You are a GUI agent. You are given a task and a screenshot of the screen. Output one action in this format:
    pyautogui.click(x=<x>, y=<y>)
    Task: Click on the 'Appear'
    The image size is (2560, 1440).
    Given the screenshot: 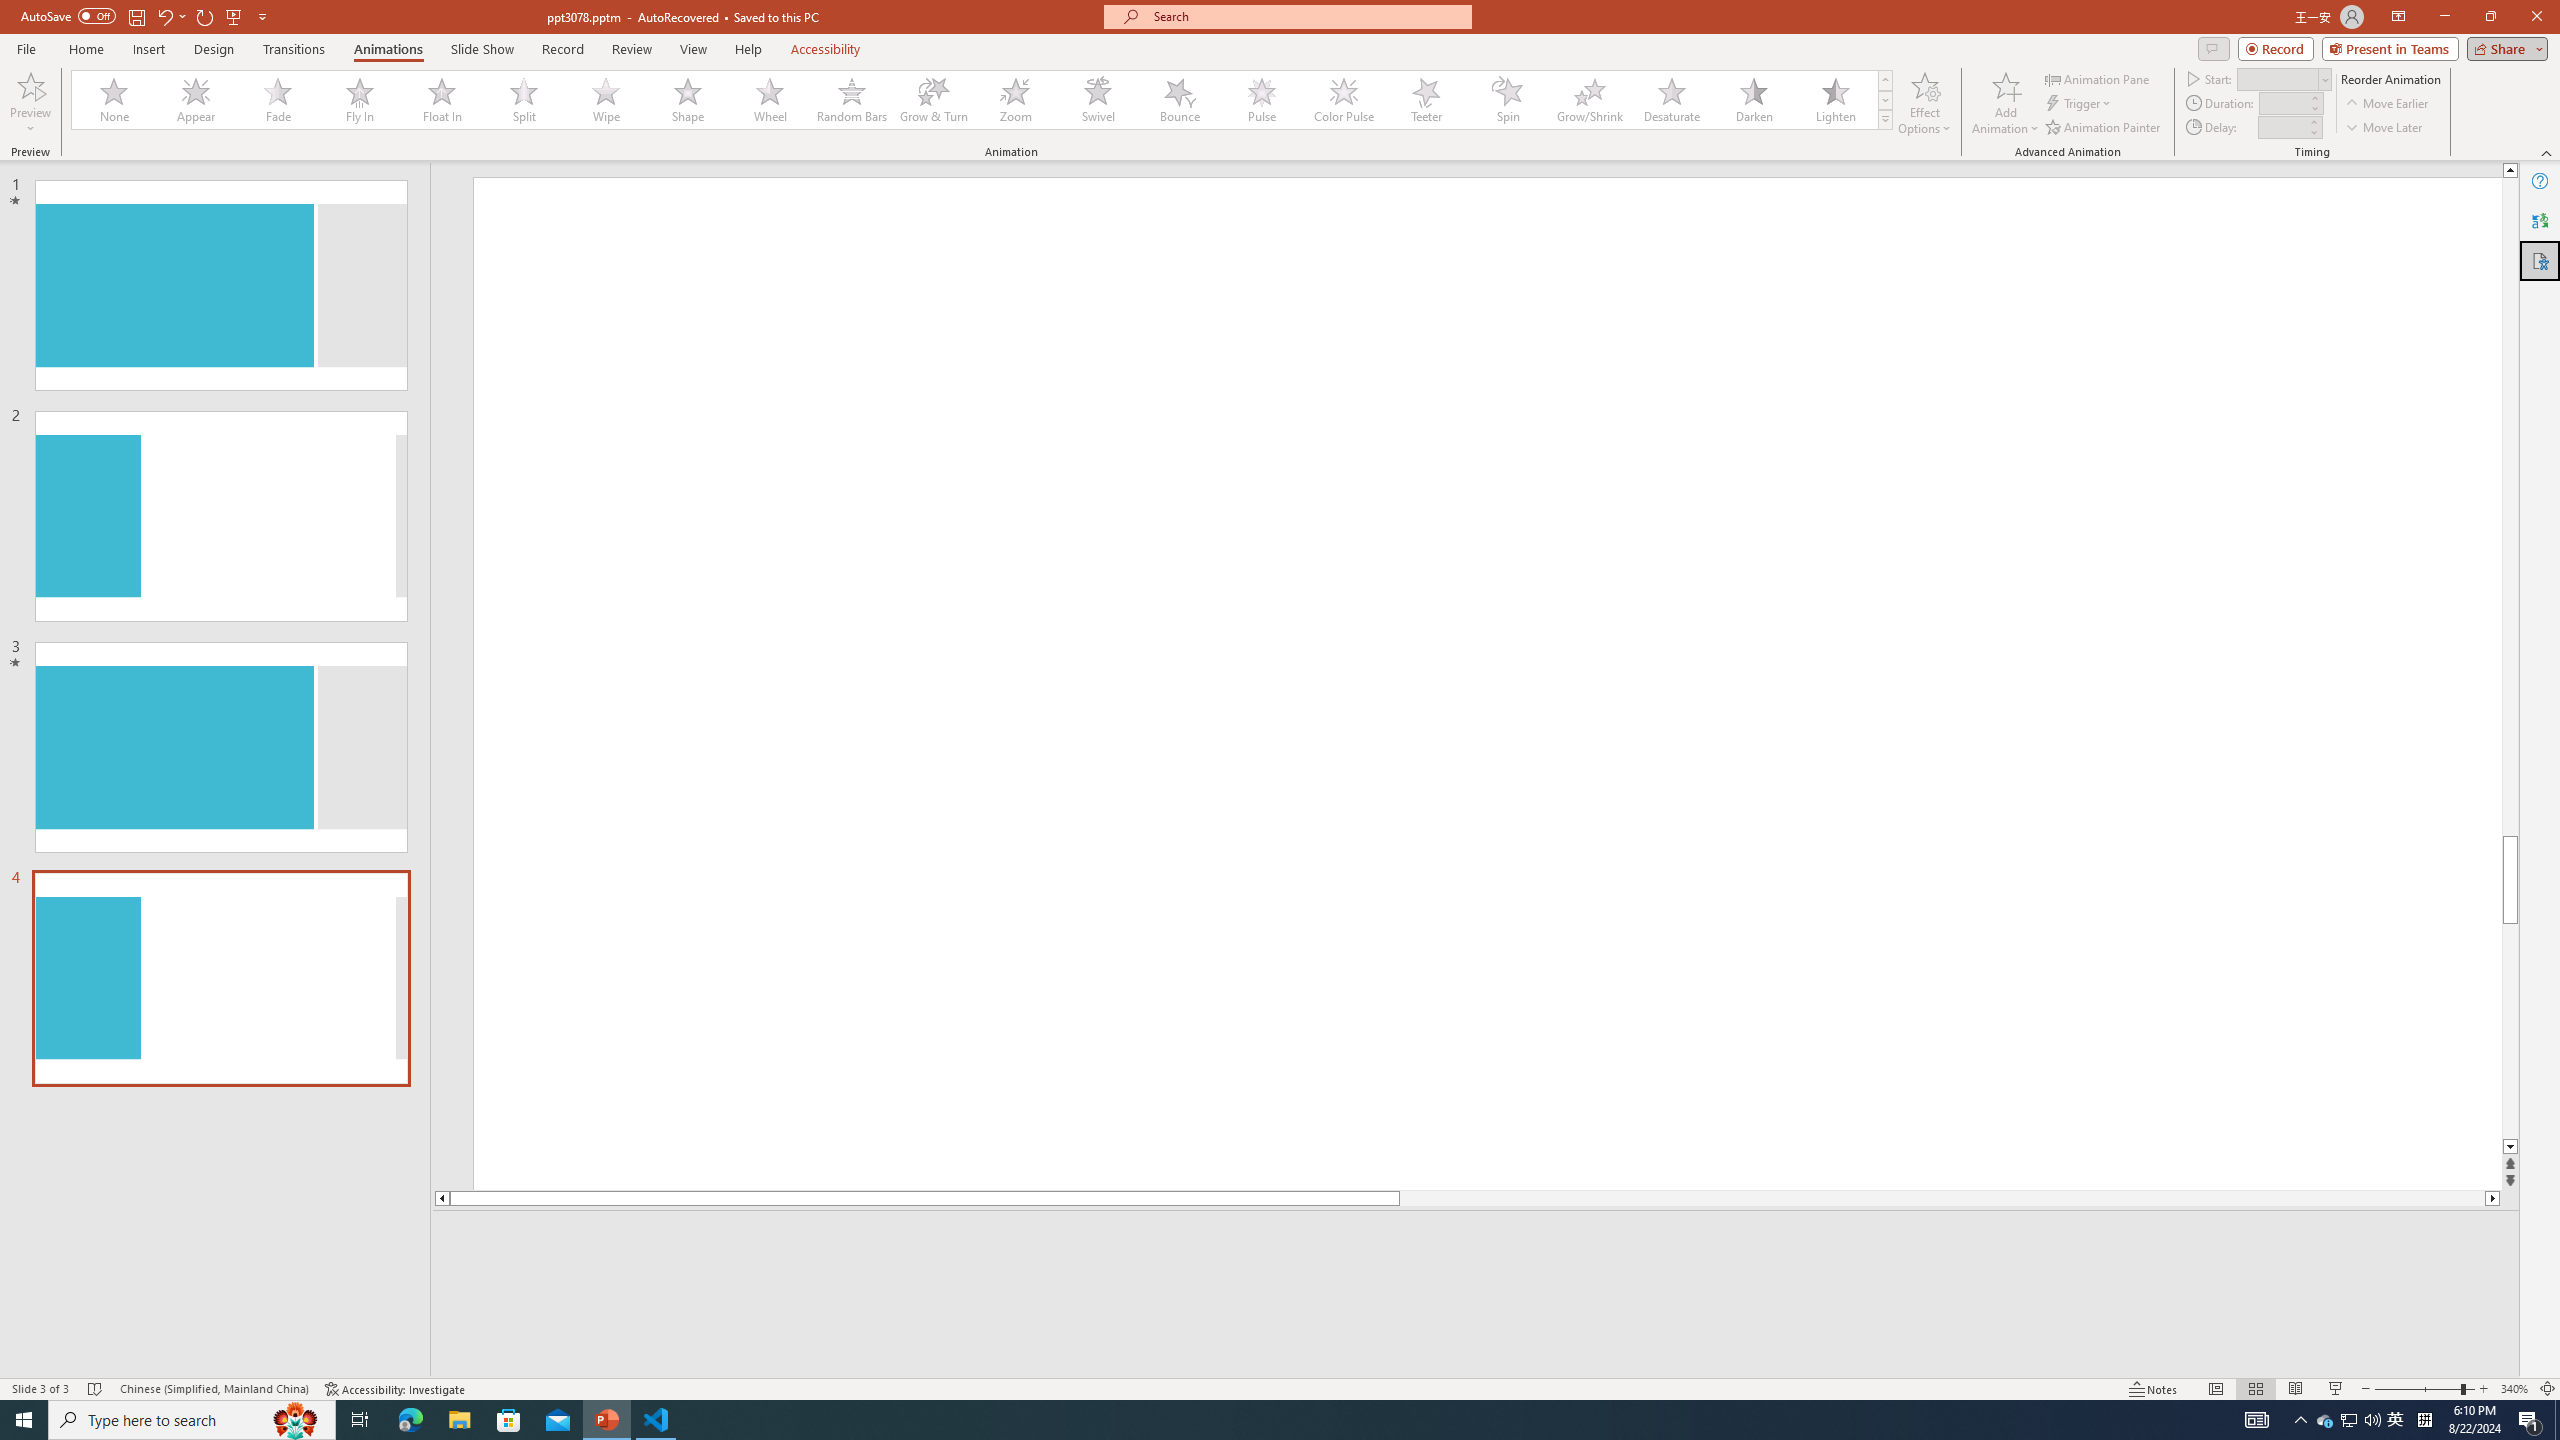 What is the action you would take?
    pyautogui.click(x=196, y=99)
    